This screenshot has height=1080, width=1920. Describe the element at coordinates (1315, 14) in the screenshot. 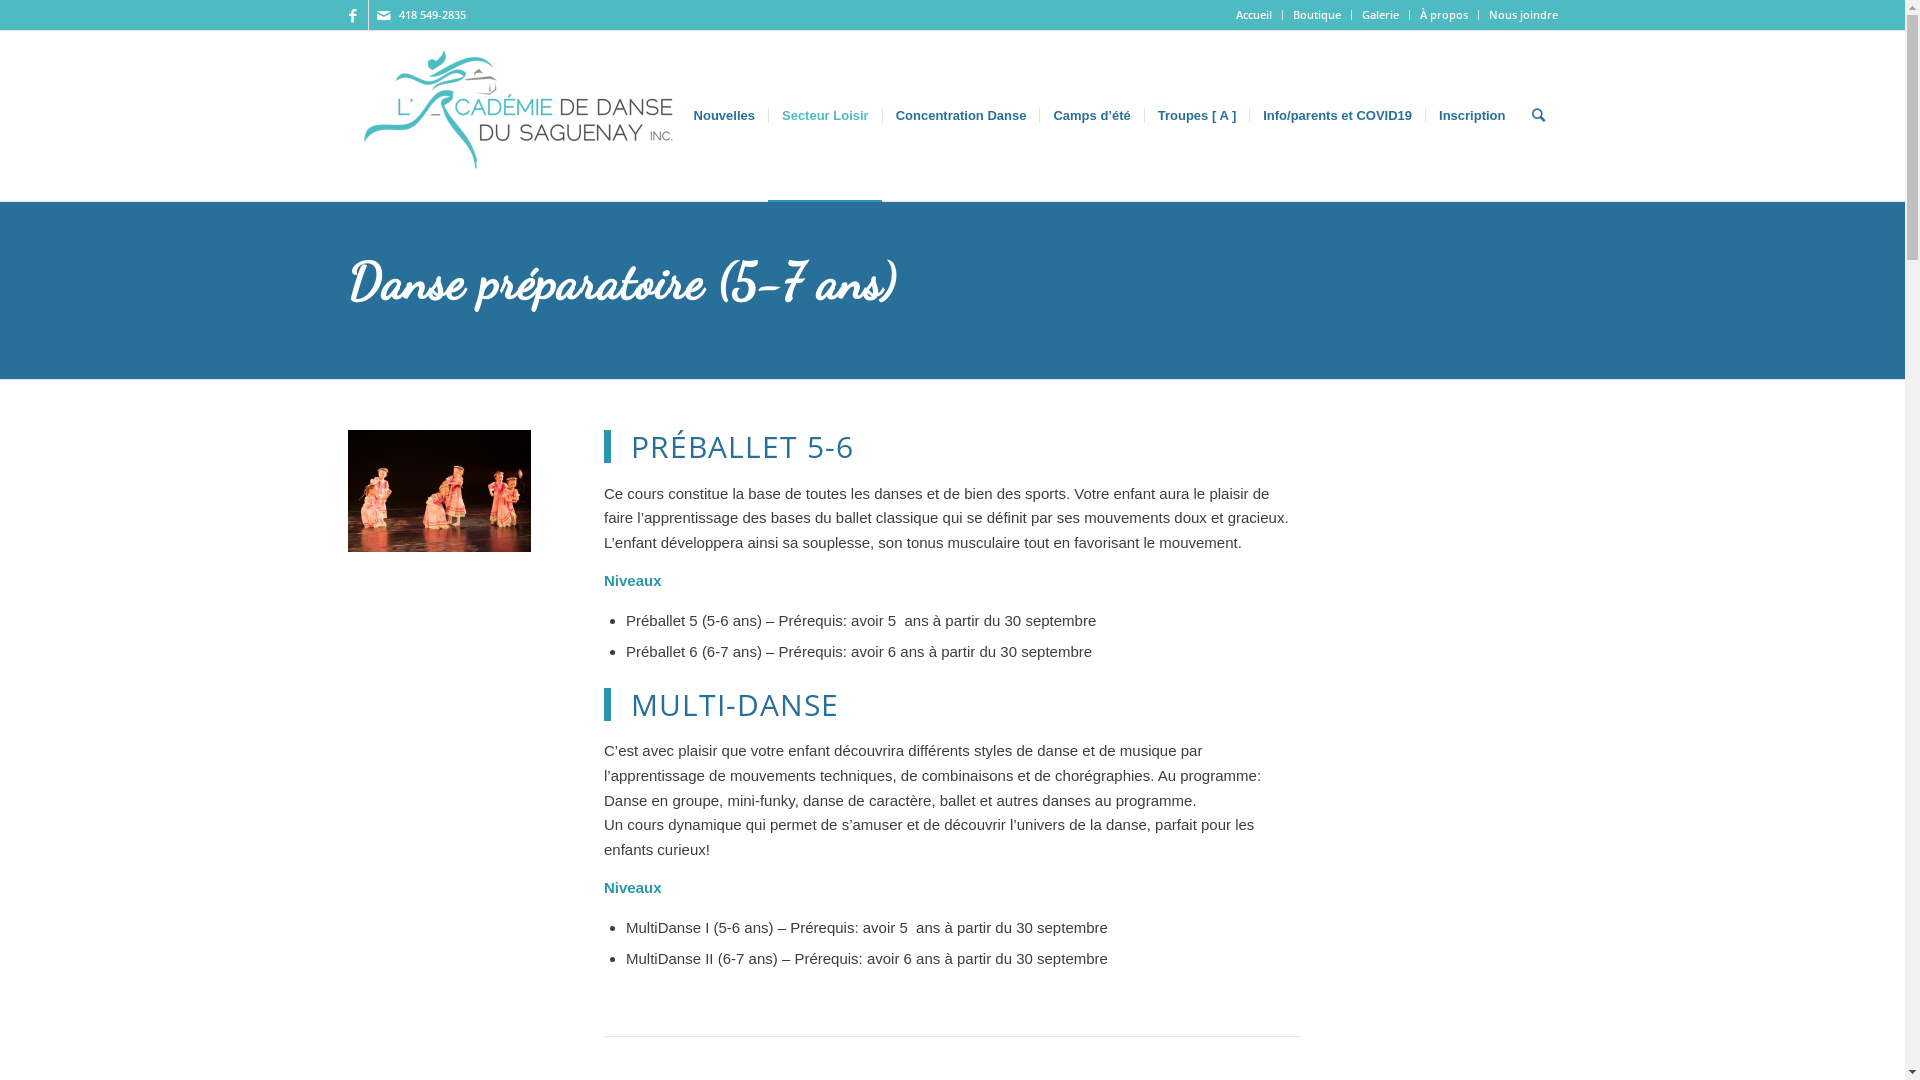

I see `'Boutique'` at that location.